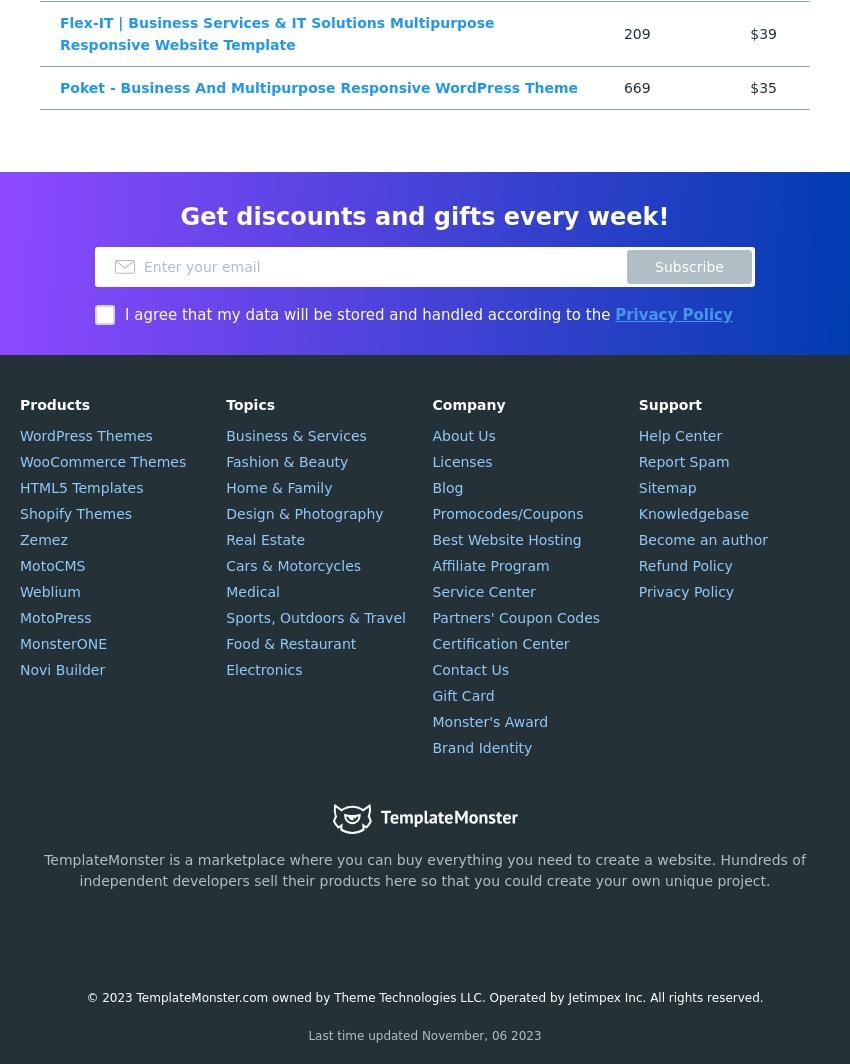 The width and height of the screenshot is (850, 1064). What do you see at coordinates (762, 34) in the screenshot?
I see `'$39'` at bounding box center [762, 34].